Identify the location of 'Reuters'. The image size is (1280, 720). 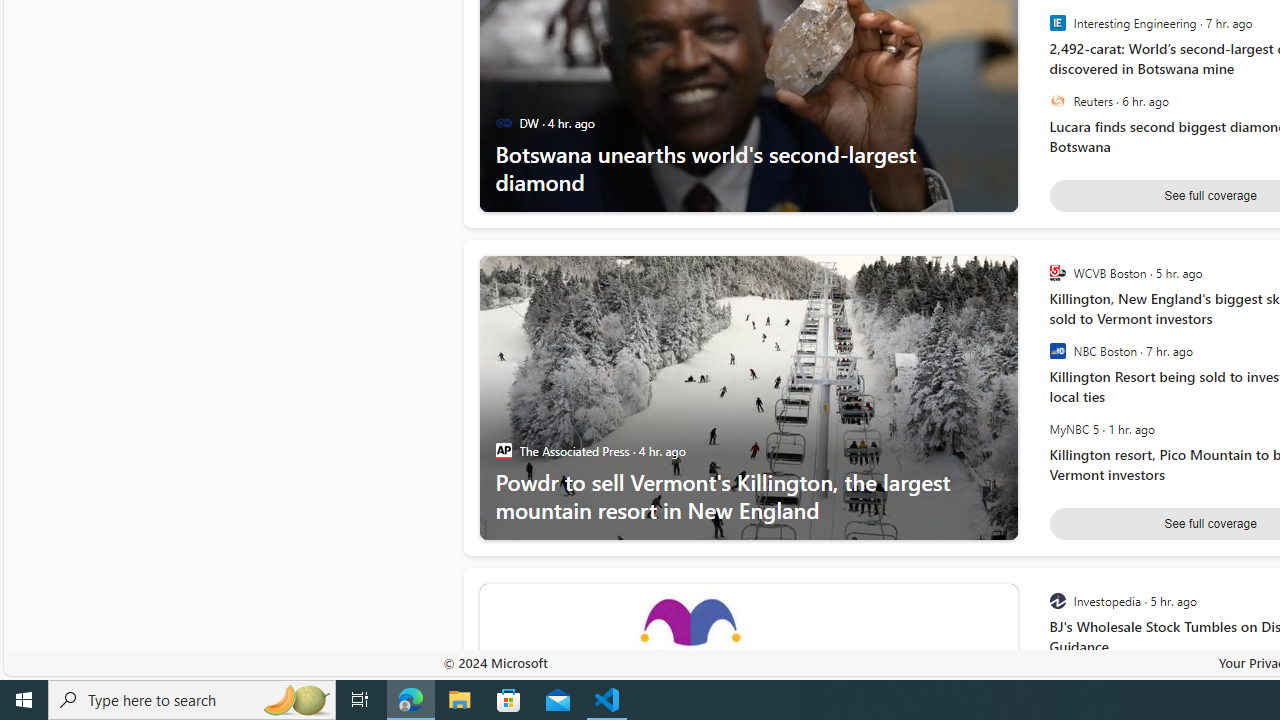
(1056, 101).